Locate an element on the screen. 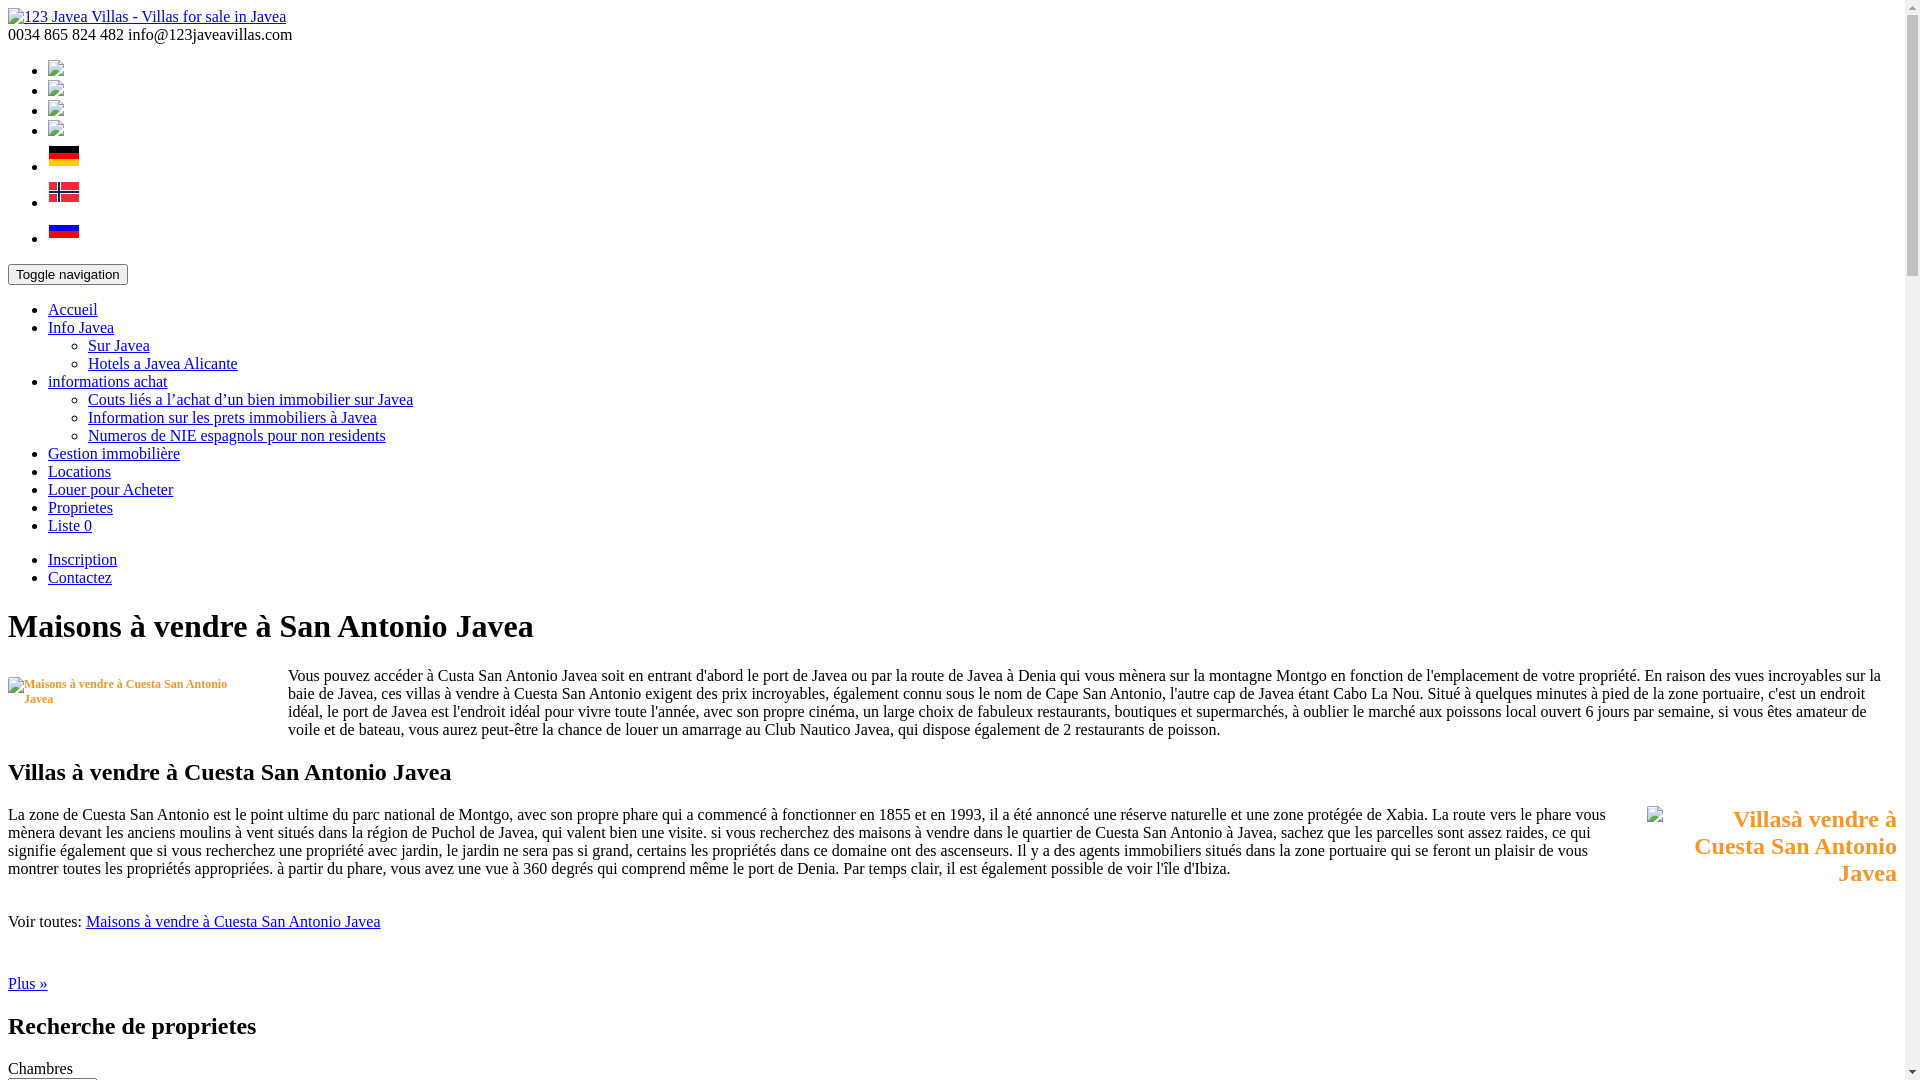 Image resolution: width=1920 pixels, height=1080 pixels. 'Sur Javea' is located at coordinates (86, 344).